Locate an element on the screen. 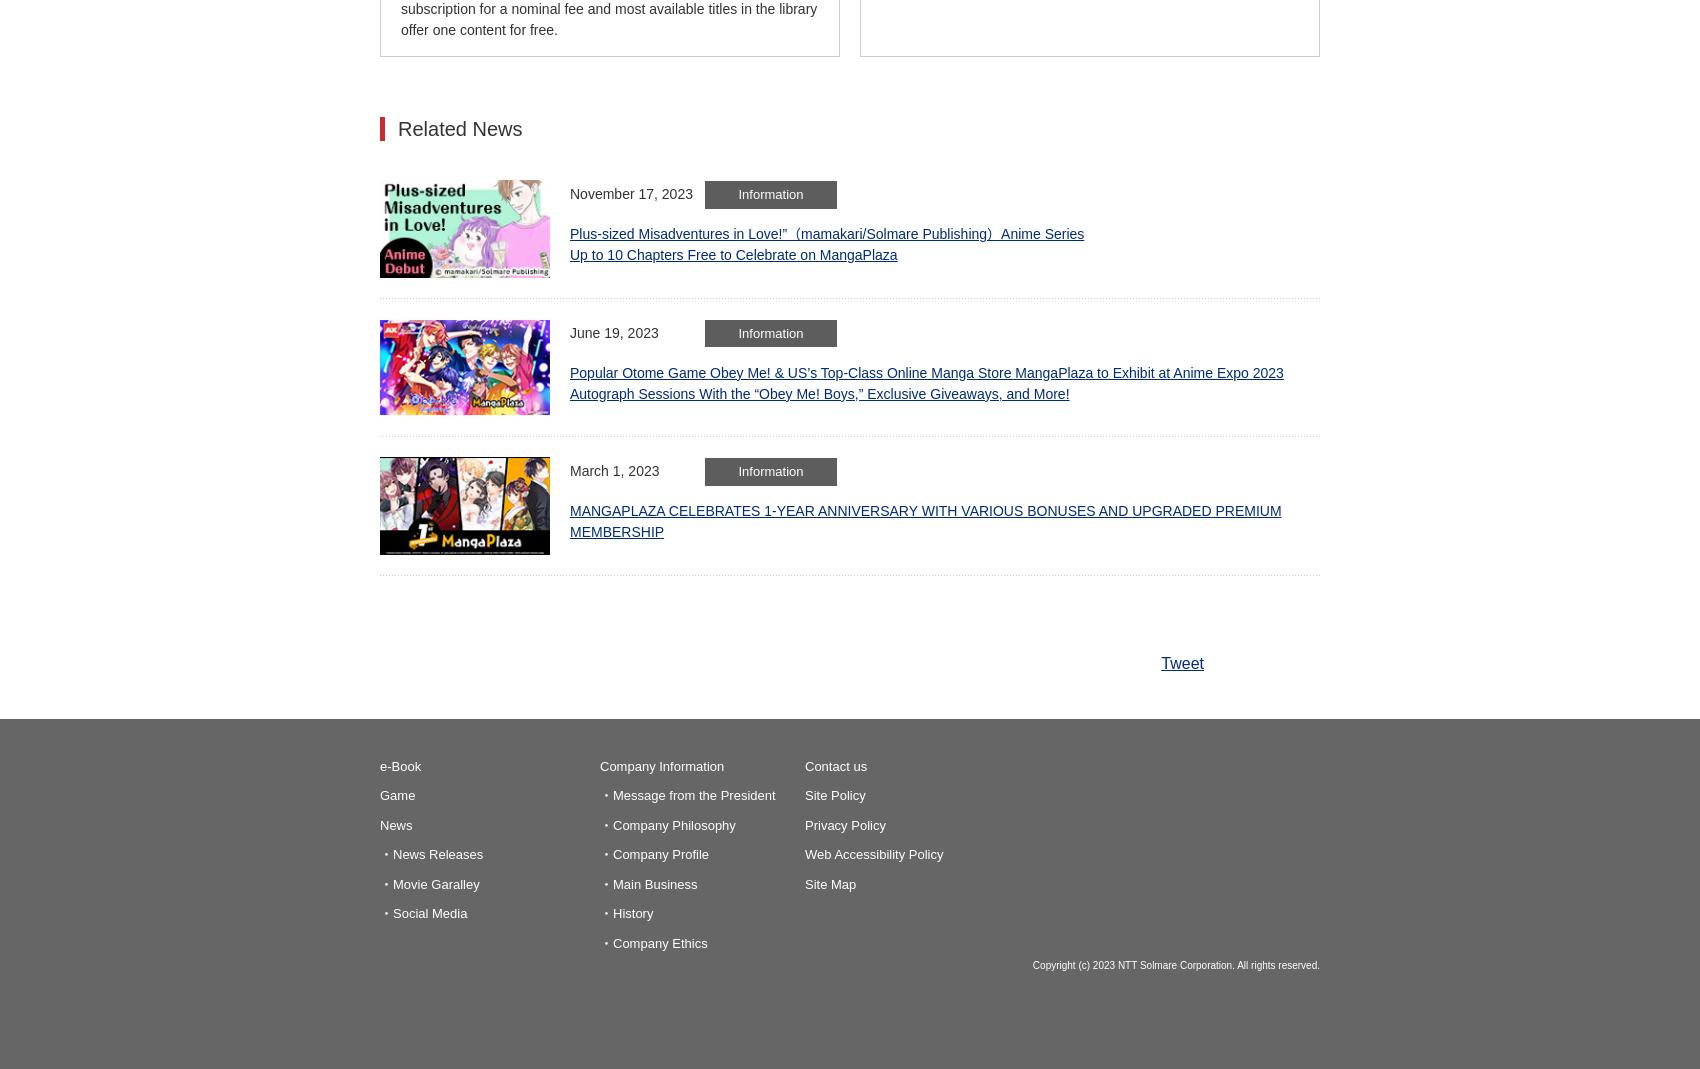  'Related News' is located at coordinates (460, 129).